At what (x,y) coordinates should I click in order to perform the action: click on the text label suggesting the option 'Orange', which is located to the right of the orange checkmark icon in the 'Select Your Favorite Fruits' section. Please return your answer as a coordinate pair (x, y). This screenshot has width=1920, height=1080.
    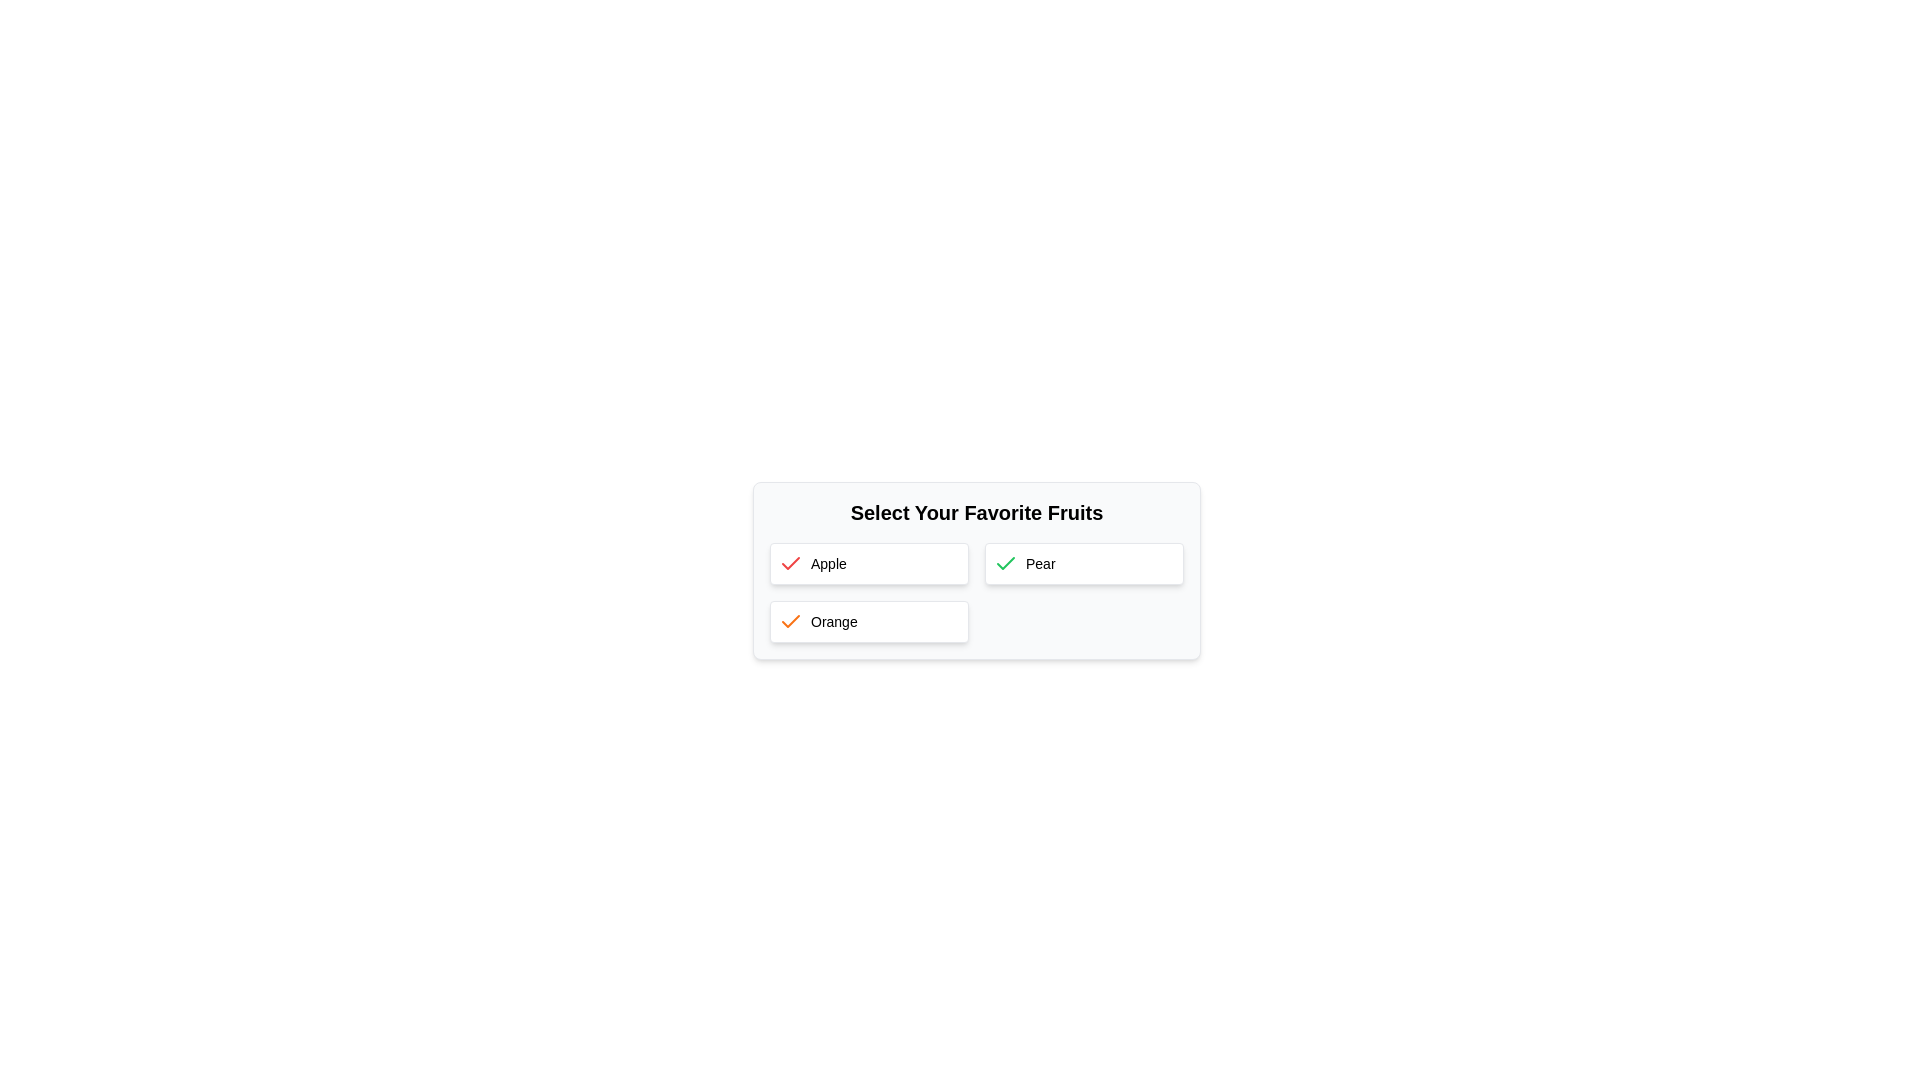
    Looking at the image, I should click on (834, 620).